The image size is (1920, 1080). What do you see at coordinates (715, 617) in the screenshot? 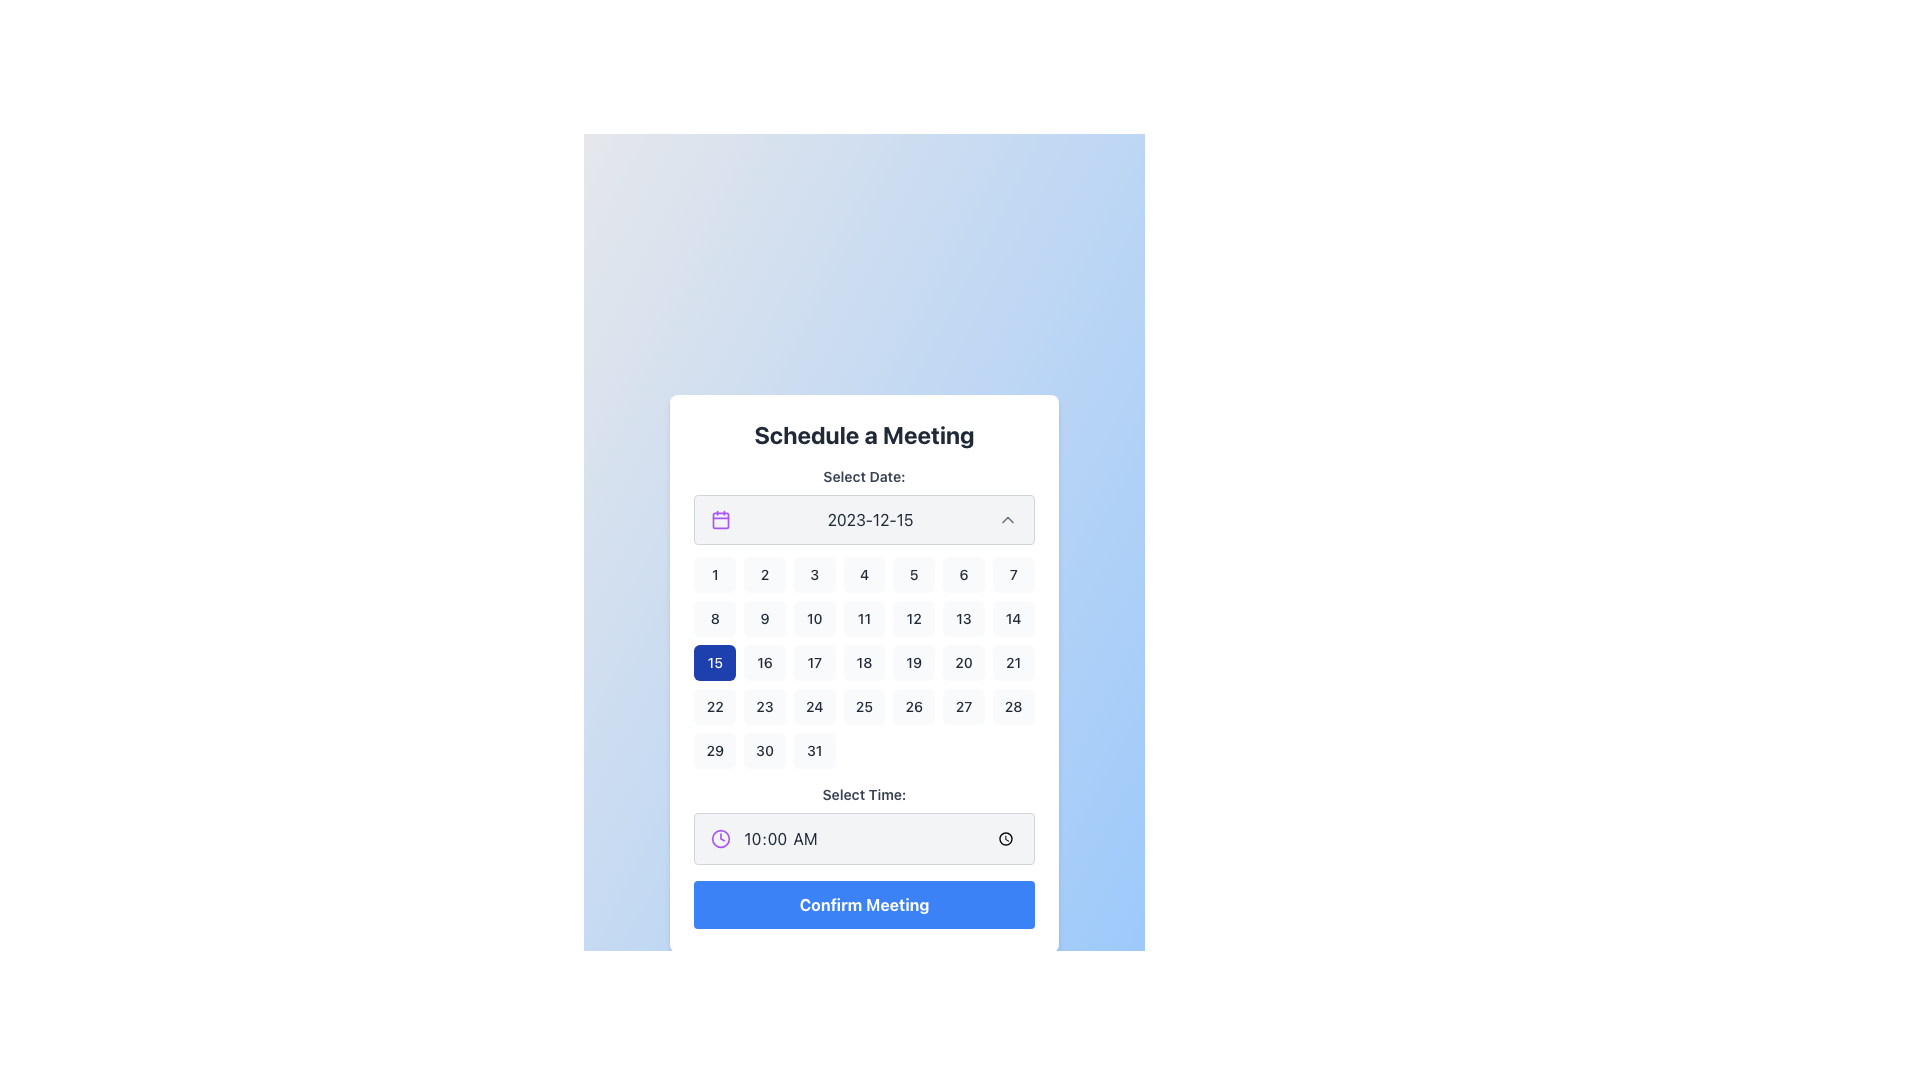
I see `the button representing the 8th day in the calendar, located in the second row and first column of the grid under the 'Select Date' heading` at bounding box center [715, 617].